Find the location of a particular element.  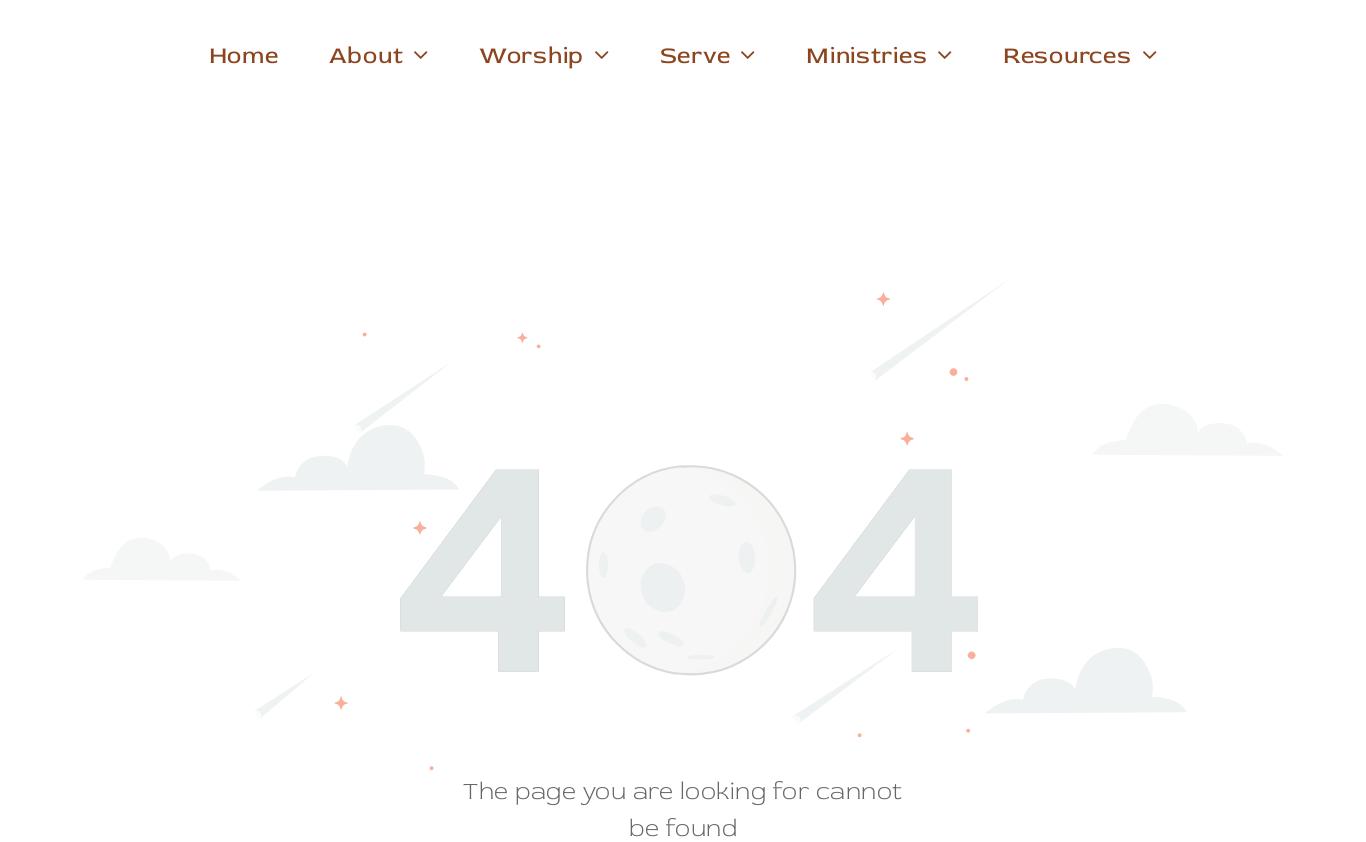

'Staff' is located at coordinates (363, 92).